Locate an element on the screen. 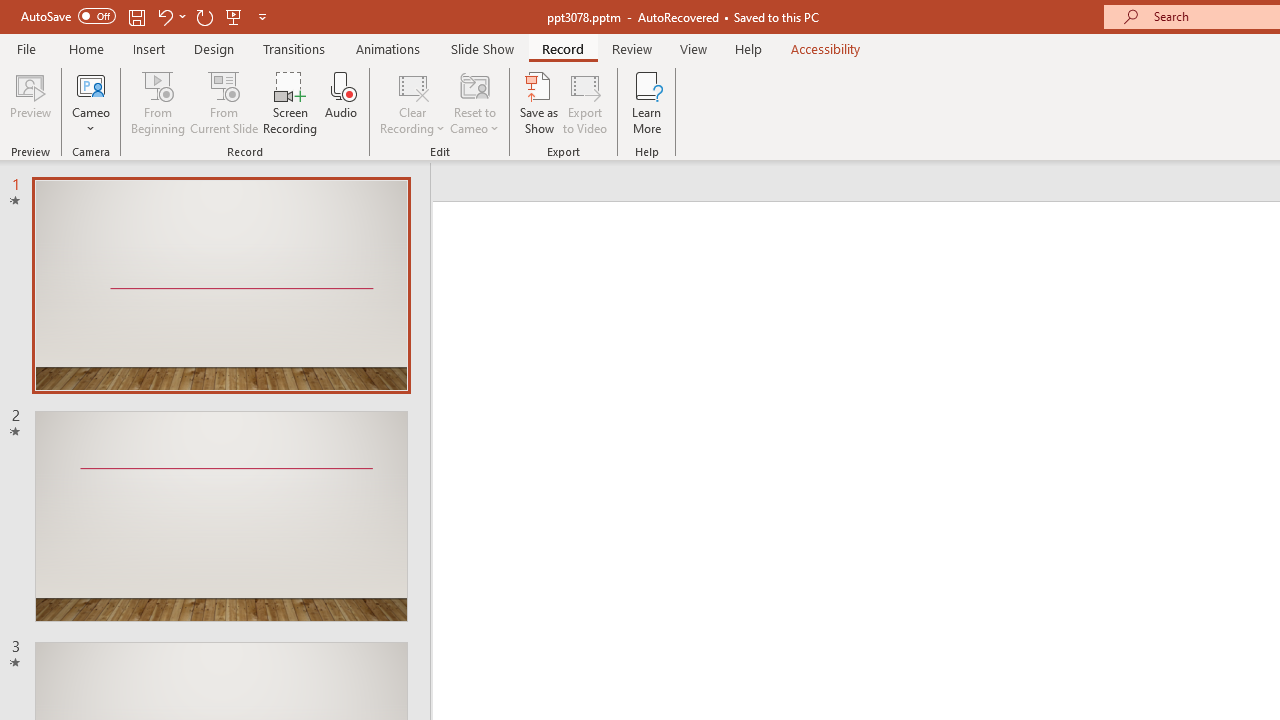 Image resolution: width=1280 pixels, height=720 pixels. 'From Current Slide...' is located at coordinates (224, 103).